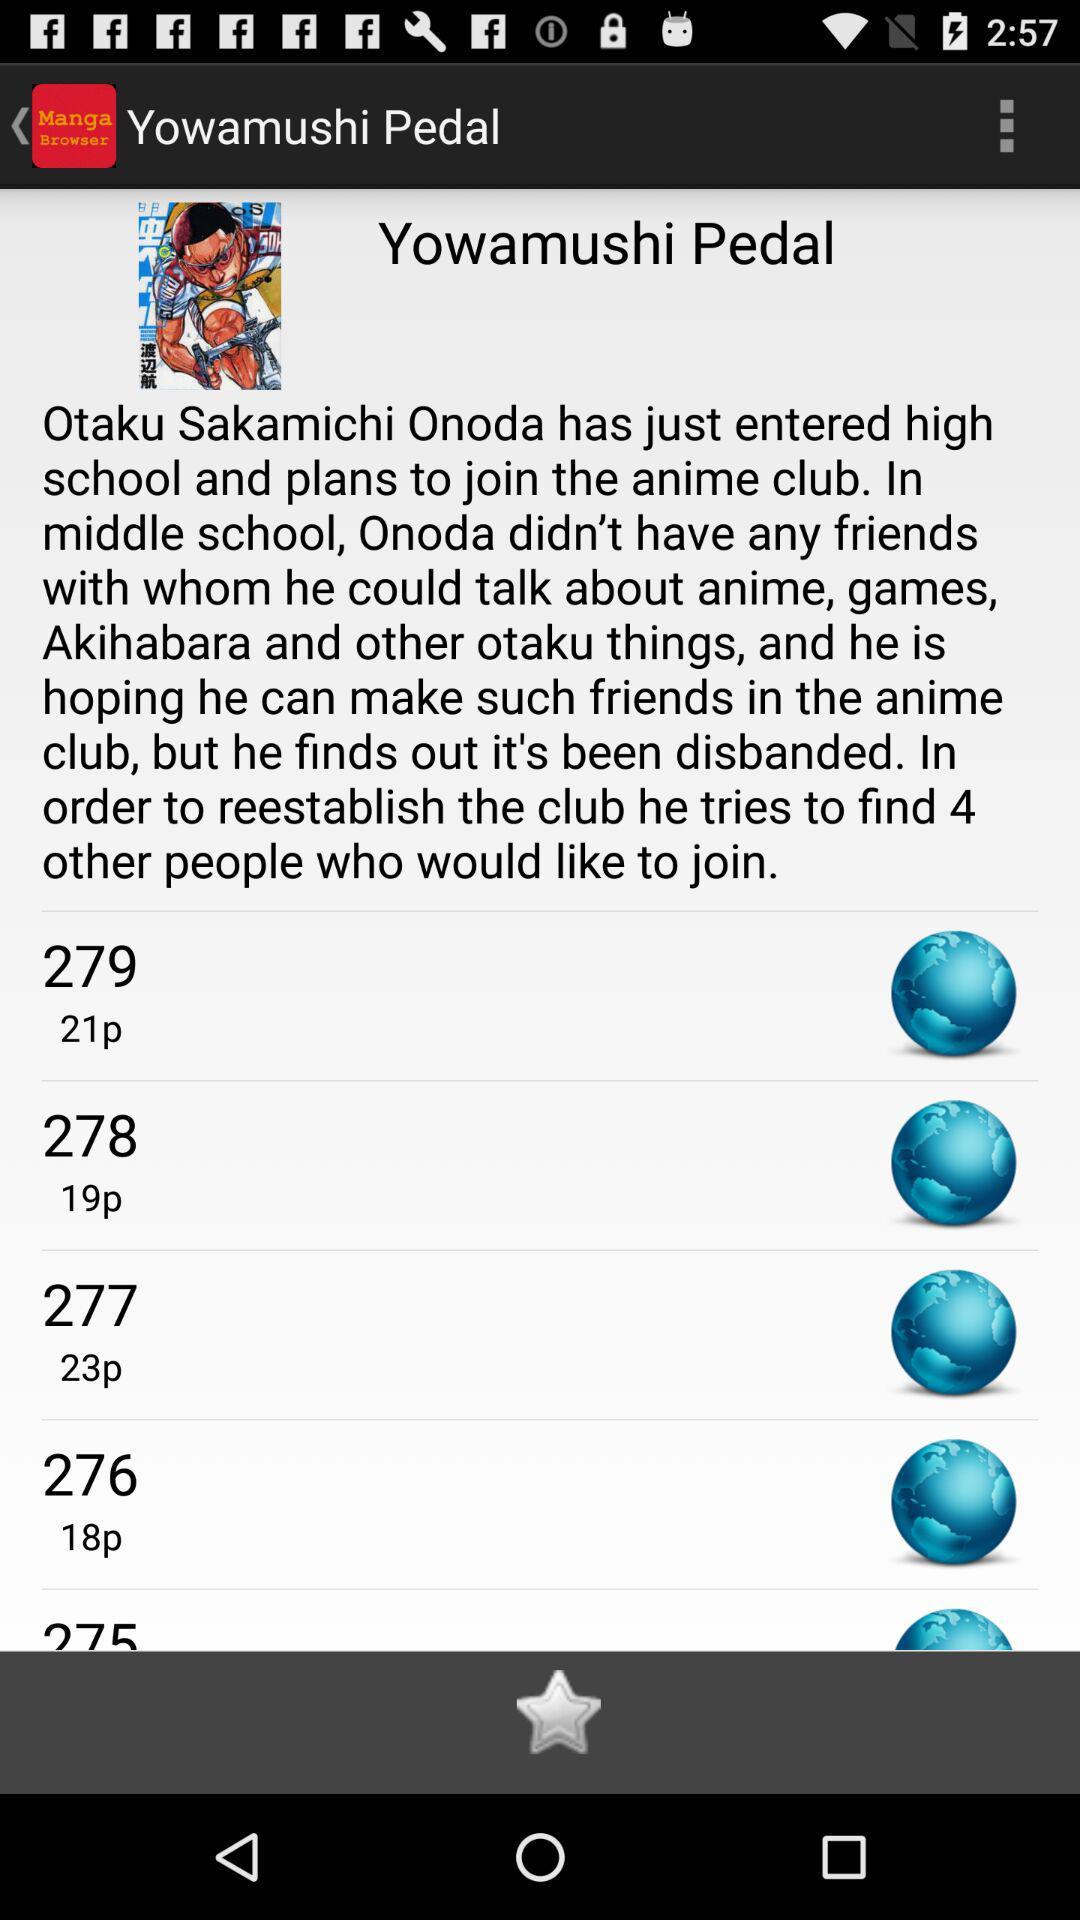 The height and width of the screenshot is (1920, 1080). I want to click on the 279 app, so click(540, 964).